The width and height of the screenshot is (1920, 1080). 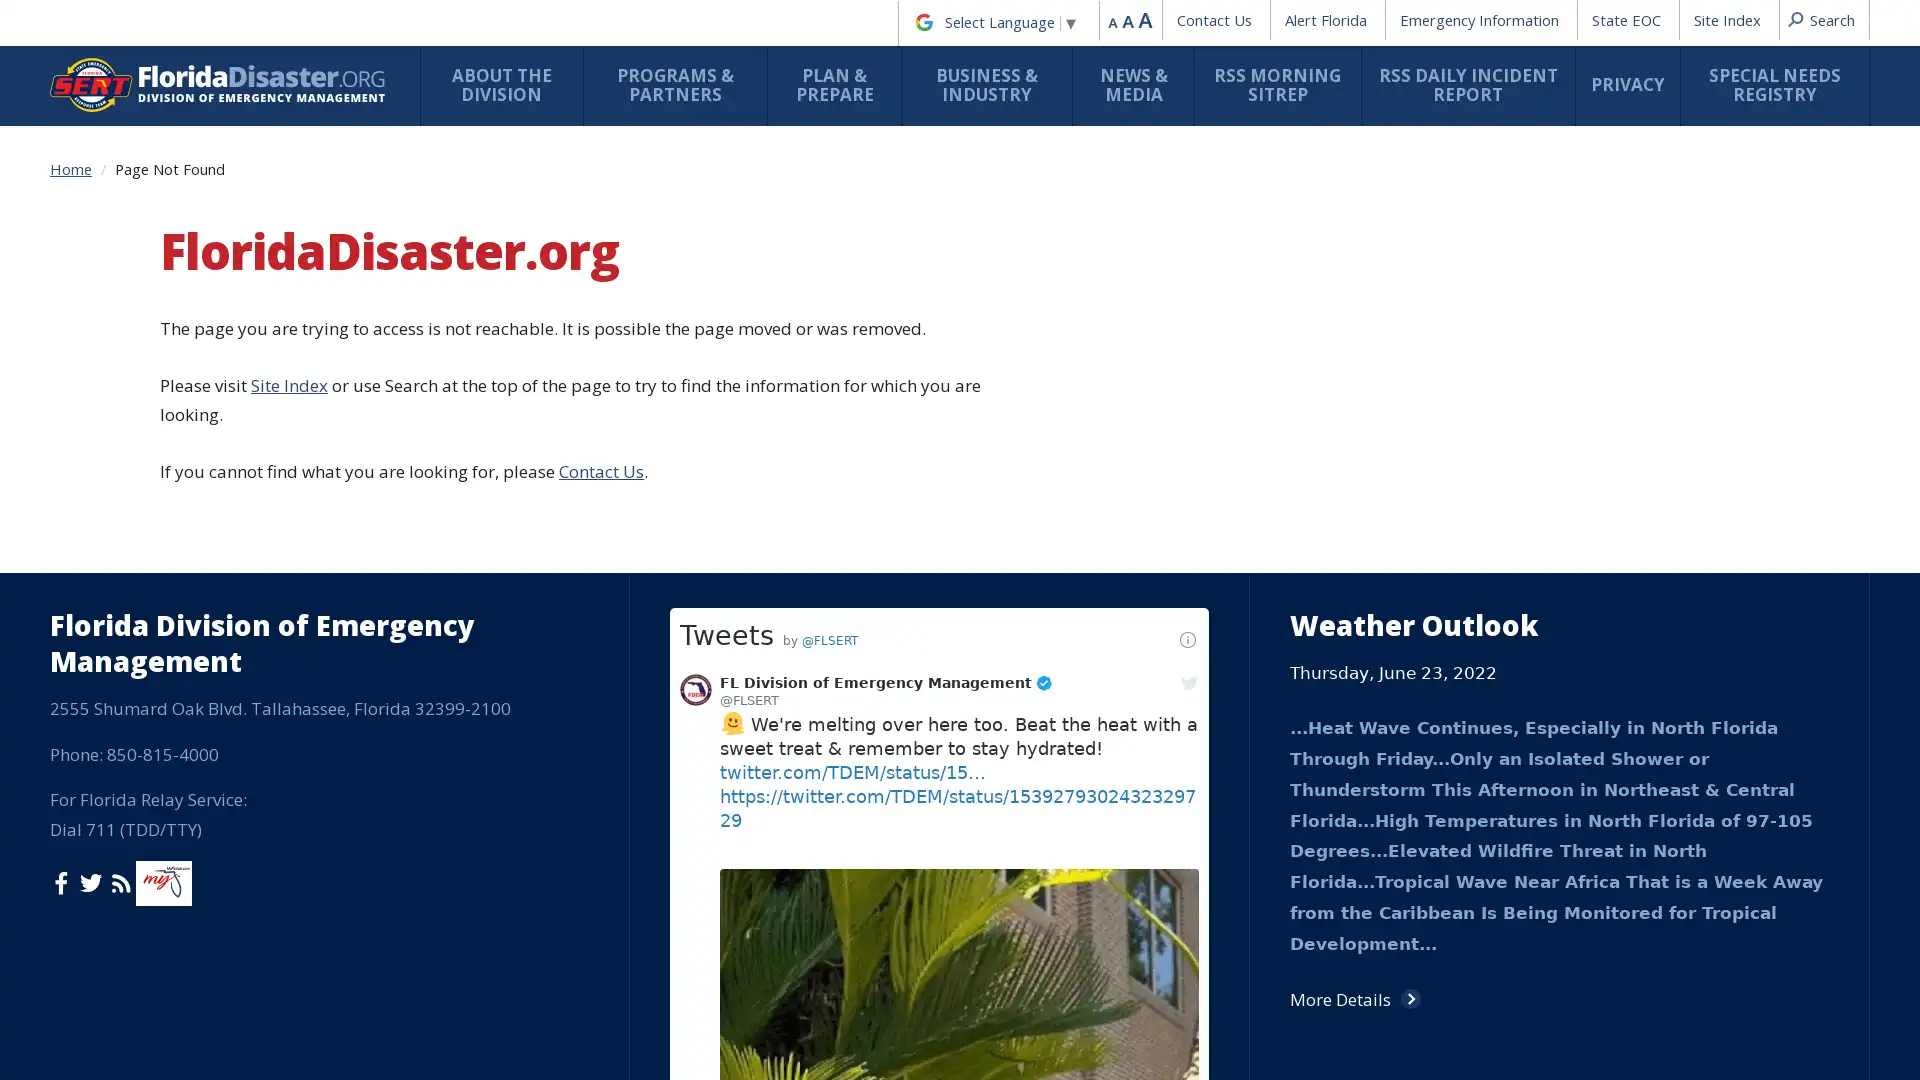 What do you see at coordinates (801, 210) in the screenshot?
I see `Toggle More` at bounding box center [801, 210].